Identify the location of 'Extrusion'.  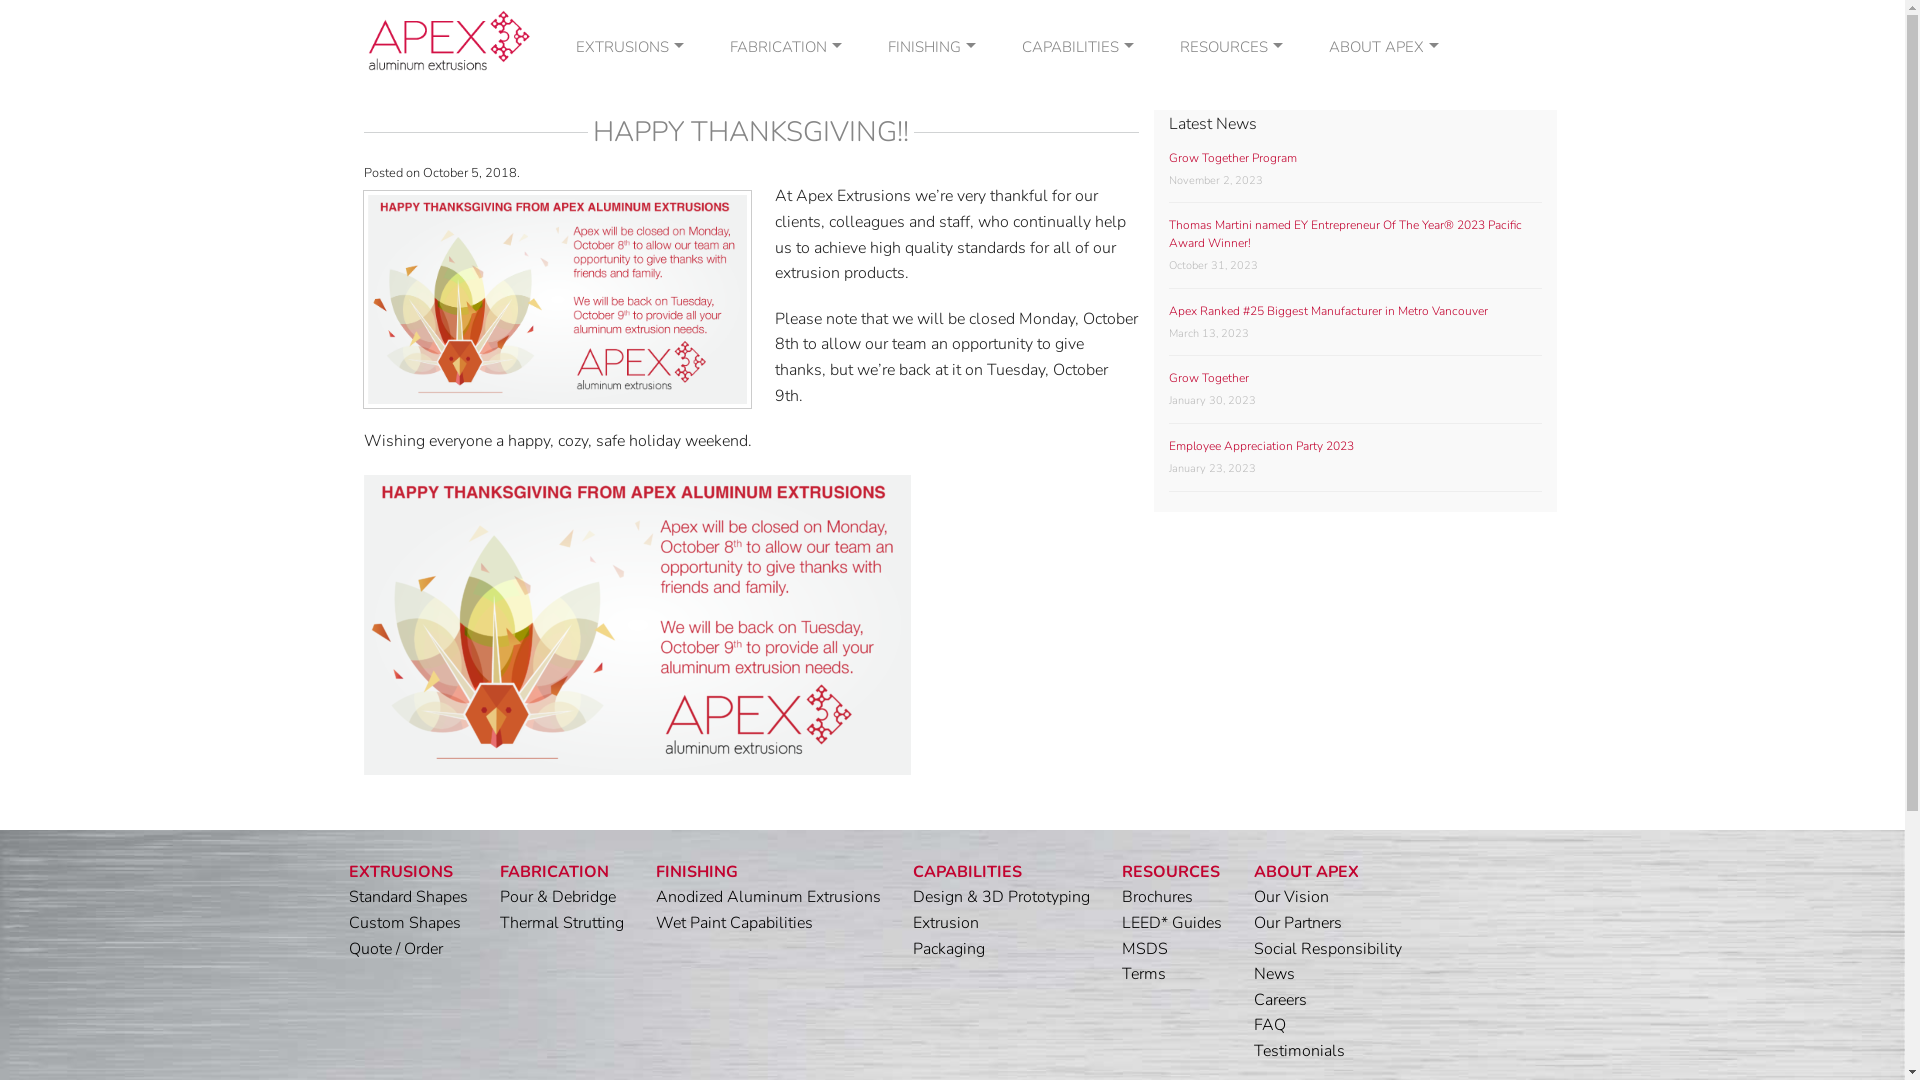
(944, 922).